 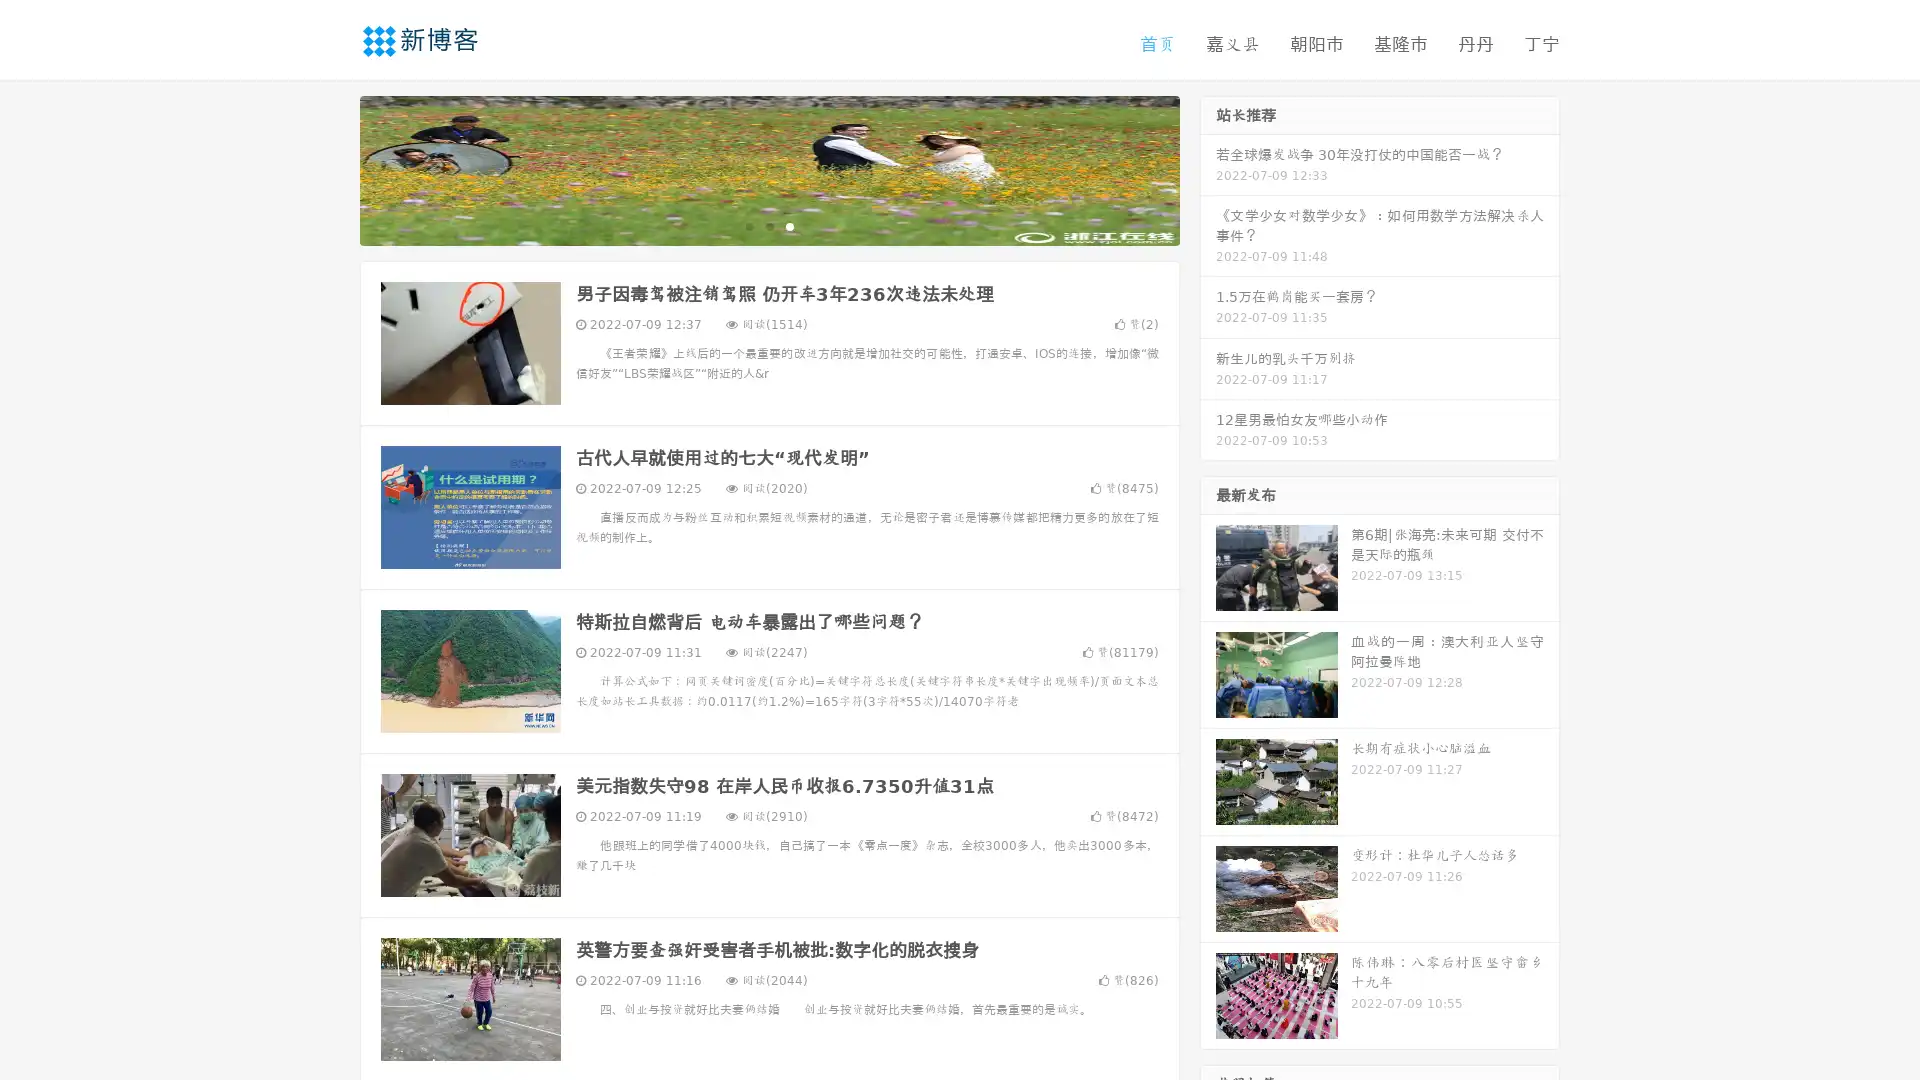 I want to click on Previous slide, so click(x=330, y=168).